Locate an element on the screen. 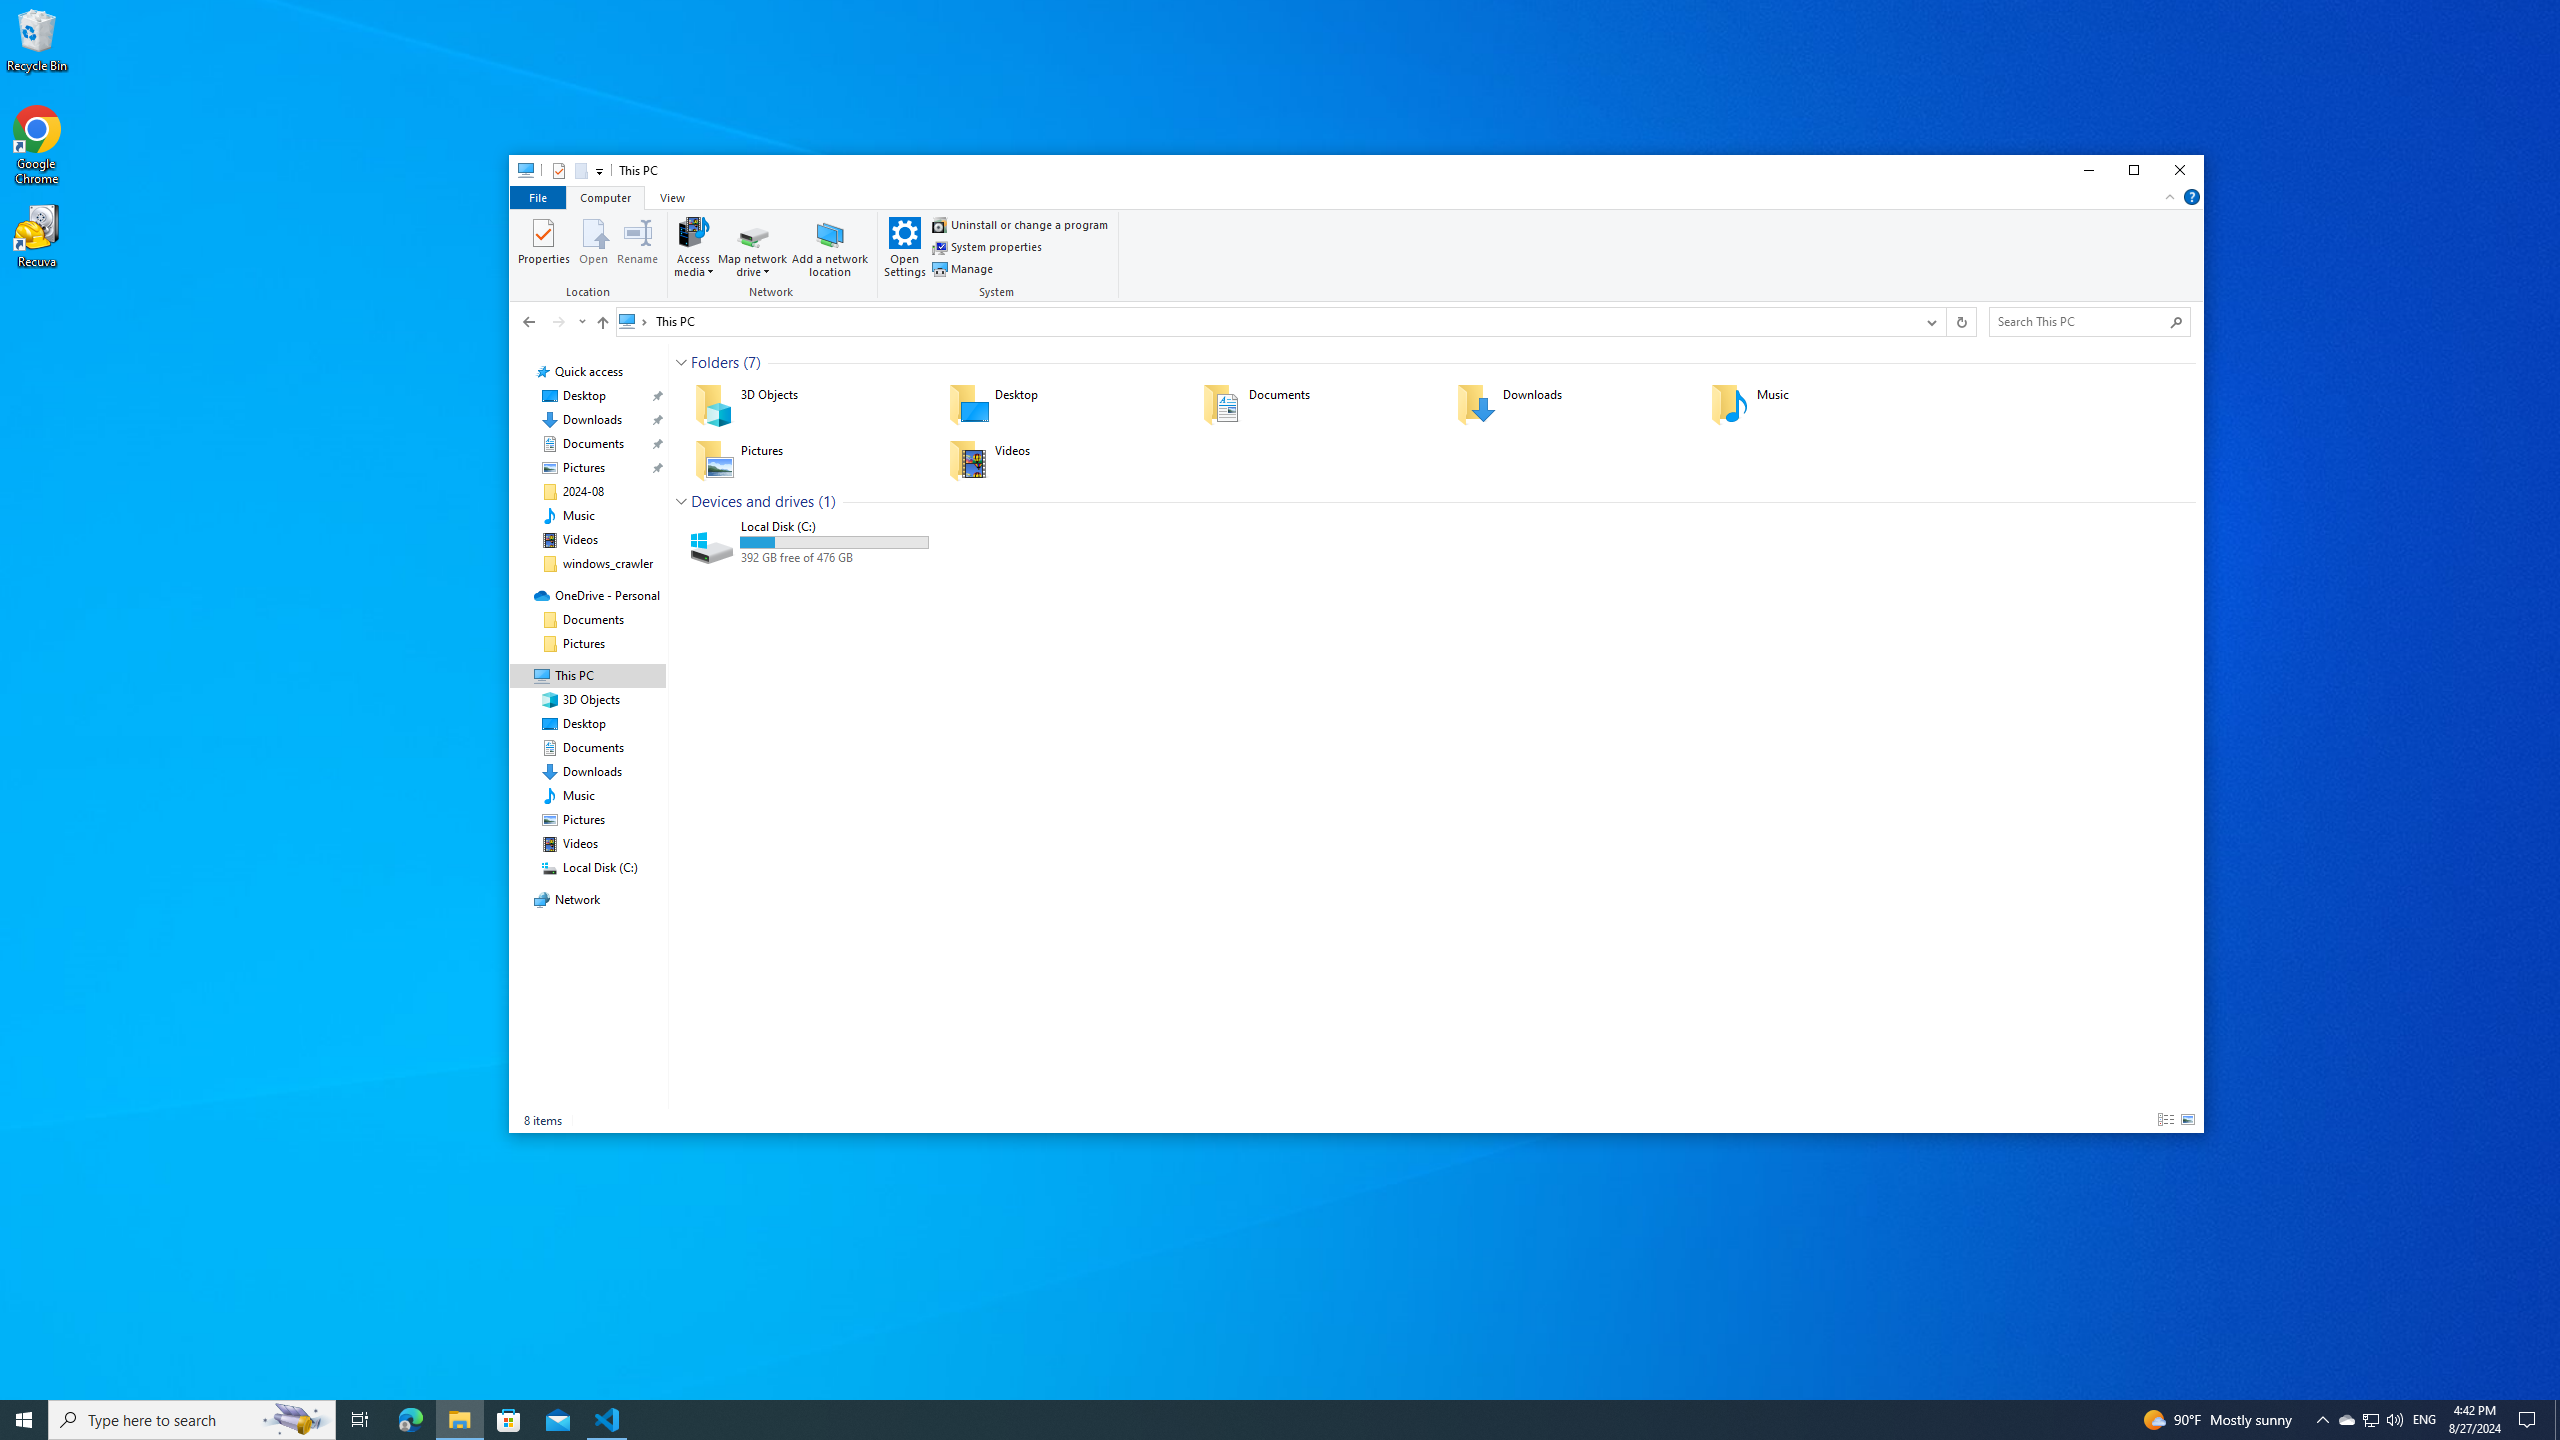 The image size is (2560, 1440). 'File Explorer - 1 running window' is located at coordinates (458, 1418).